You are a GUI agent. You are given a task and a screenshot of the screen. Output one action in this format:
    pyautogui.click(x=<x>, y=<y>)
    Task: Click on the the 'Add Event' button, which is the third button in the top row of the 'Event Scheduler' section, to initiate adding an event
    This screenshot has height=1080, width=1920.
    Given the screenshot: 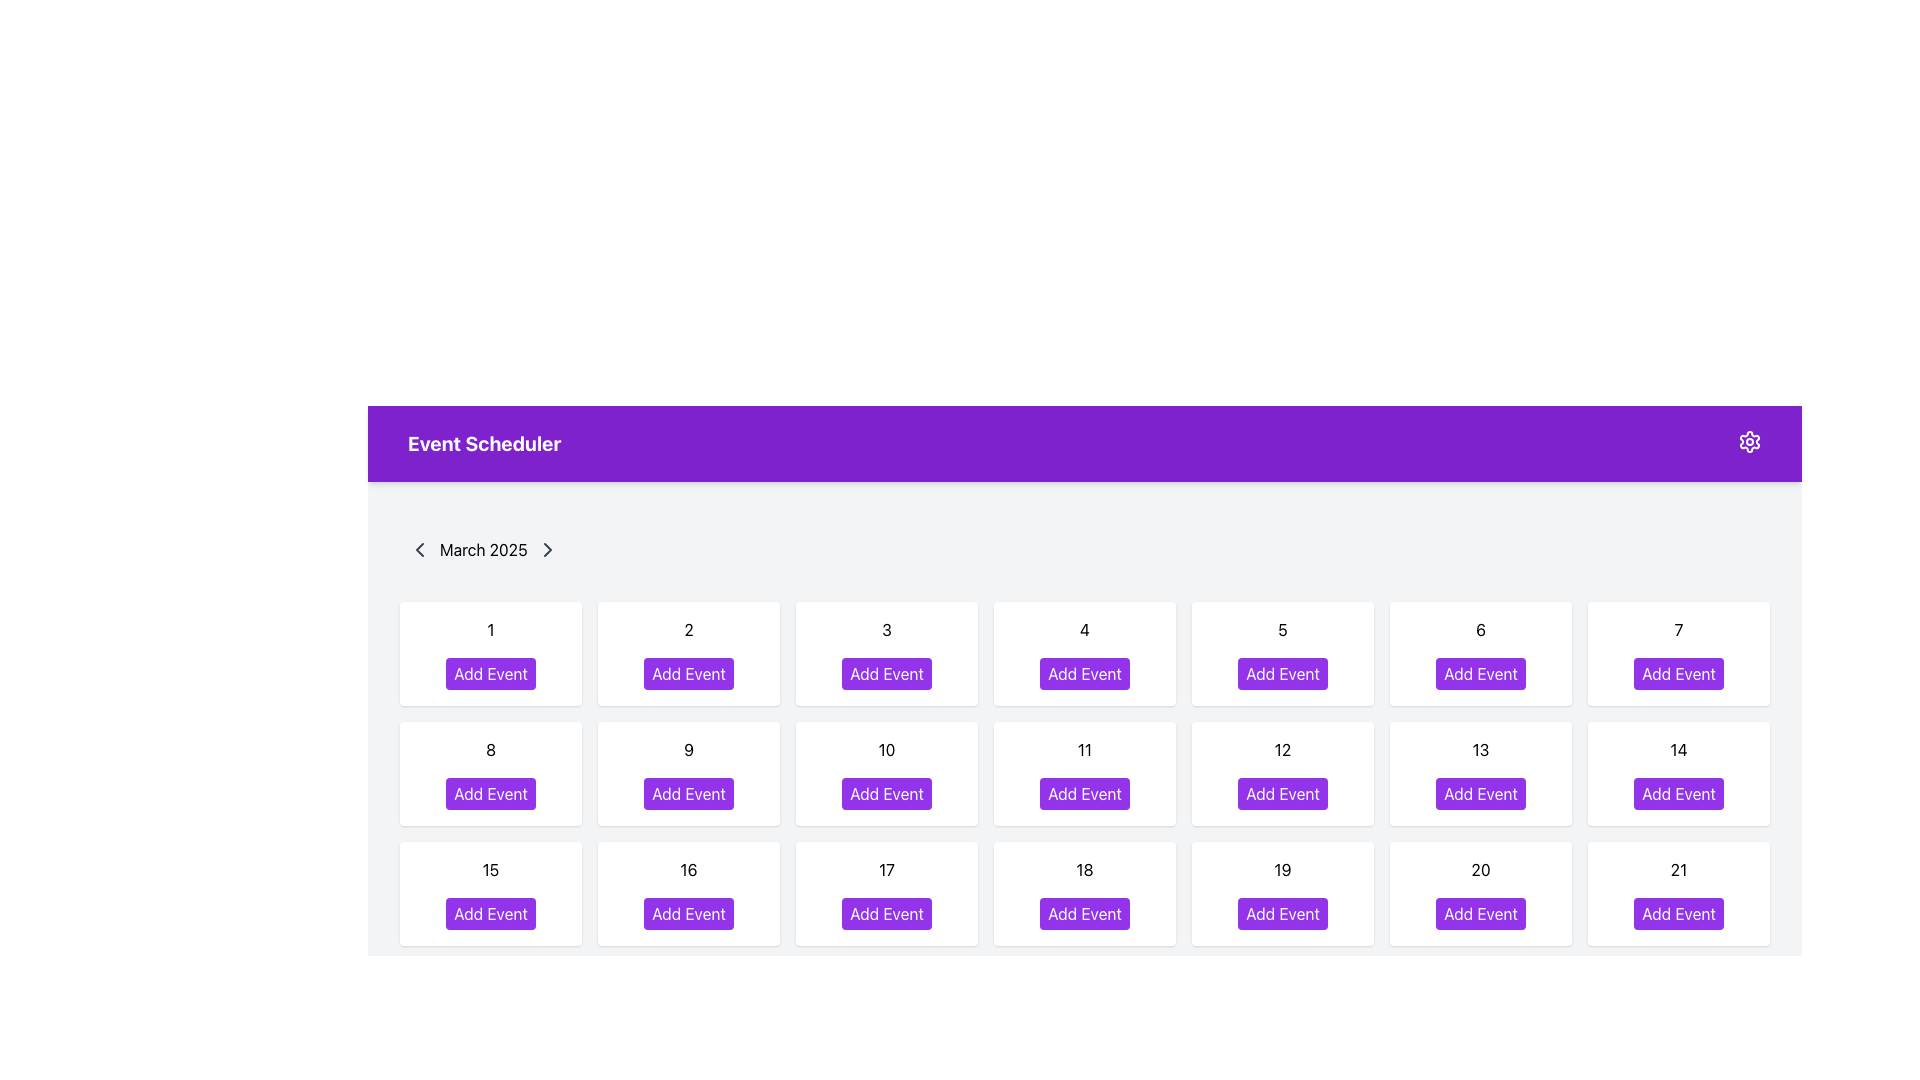 What is the action you would take?
    pyautogui.click(x=886, y=674)
    